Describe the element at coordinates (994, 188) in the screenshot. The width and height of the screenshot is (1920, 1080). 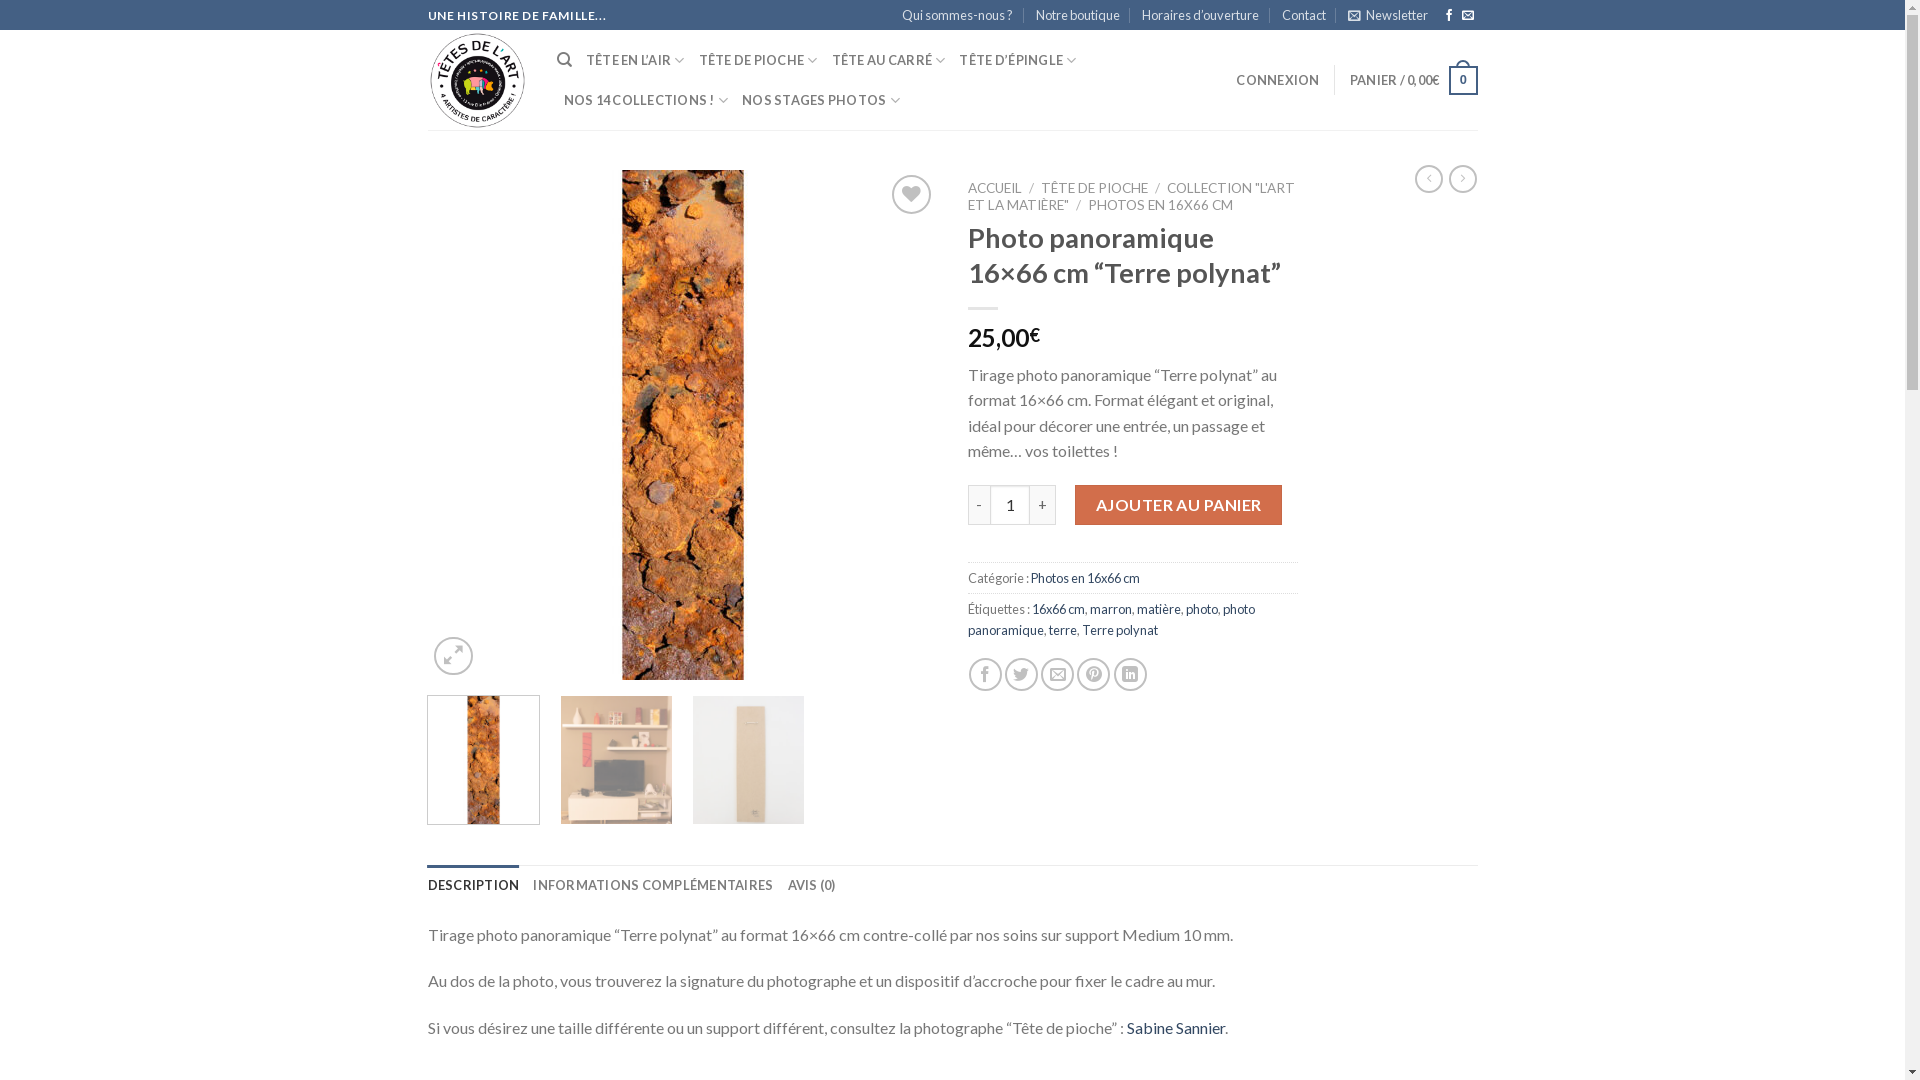
I see `'ACCUEIL'` at that location.